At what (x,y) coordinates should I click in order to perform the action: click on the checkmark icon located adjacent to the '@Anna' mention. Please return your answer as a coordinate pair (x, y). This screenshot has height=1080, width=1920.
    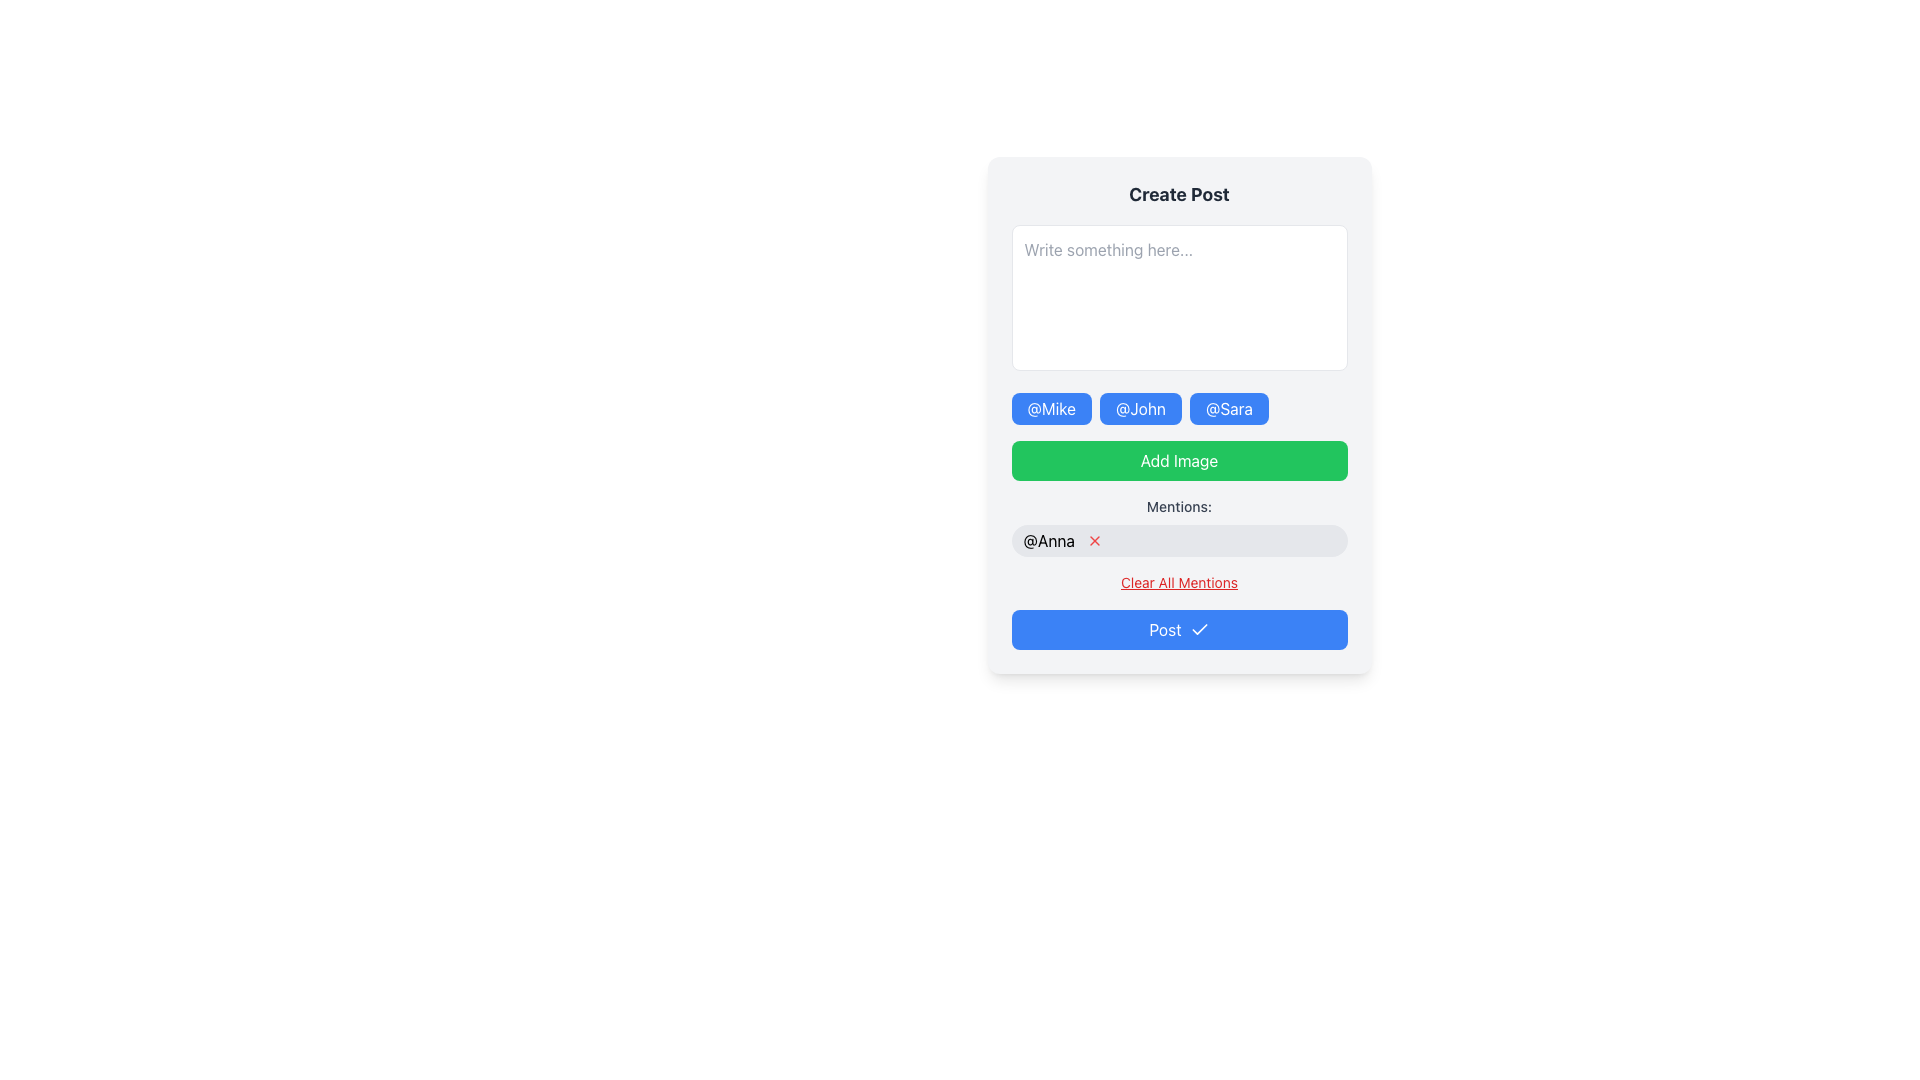
    Looking at the image, I should click on (1199, 628).